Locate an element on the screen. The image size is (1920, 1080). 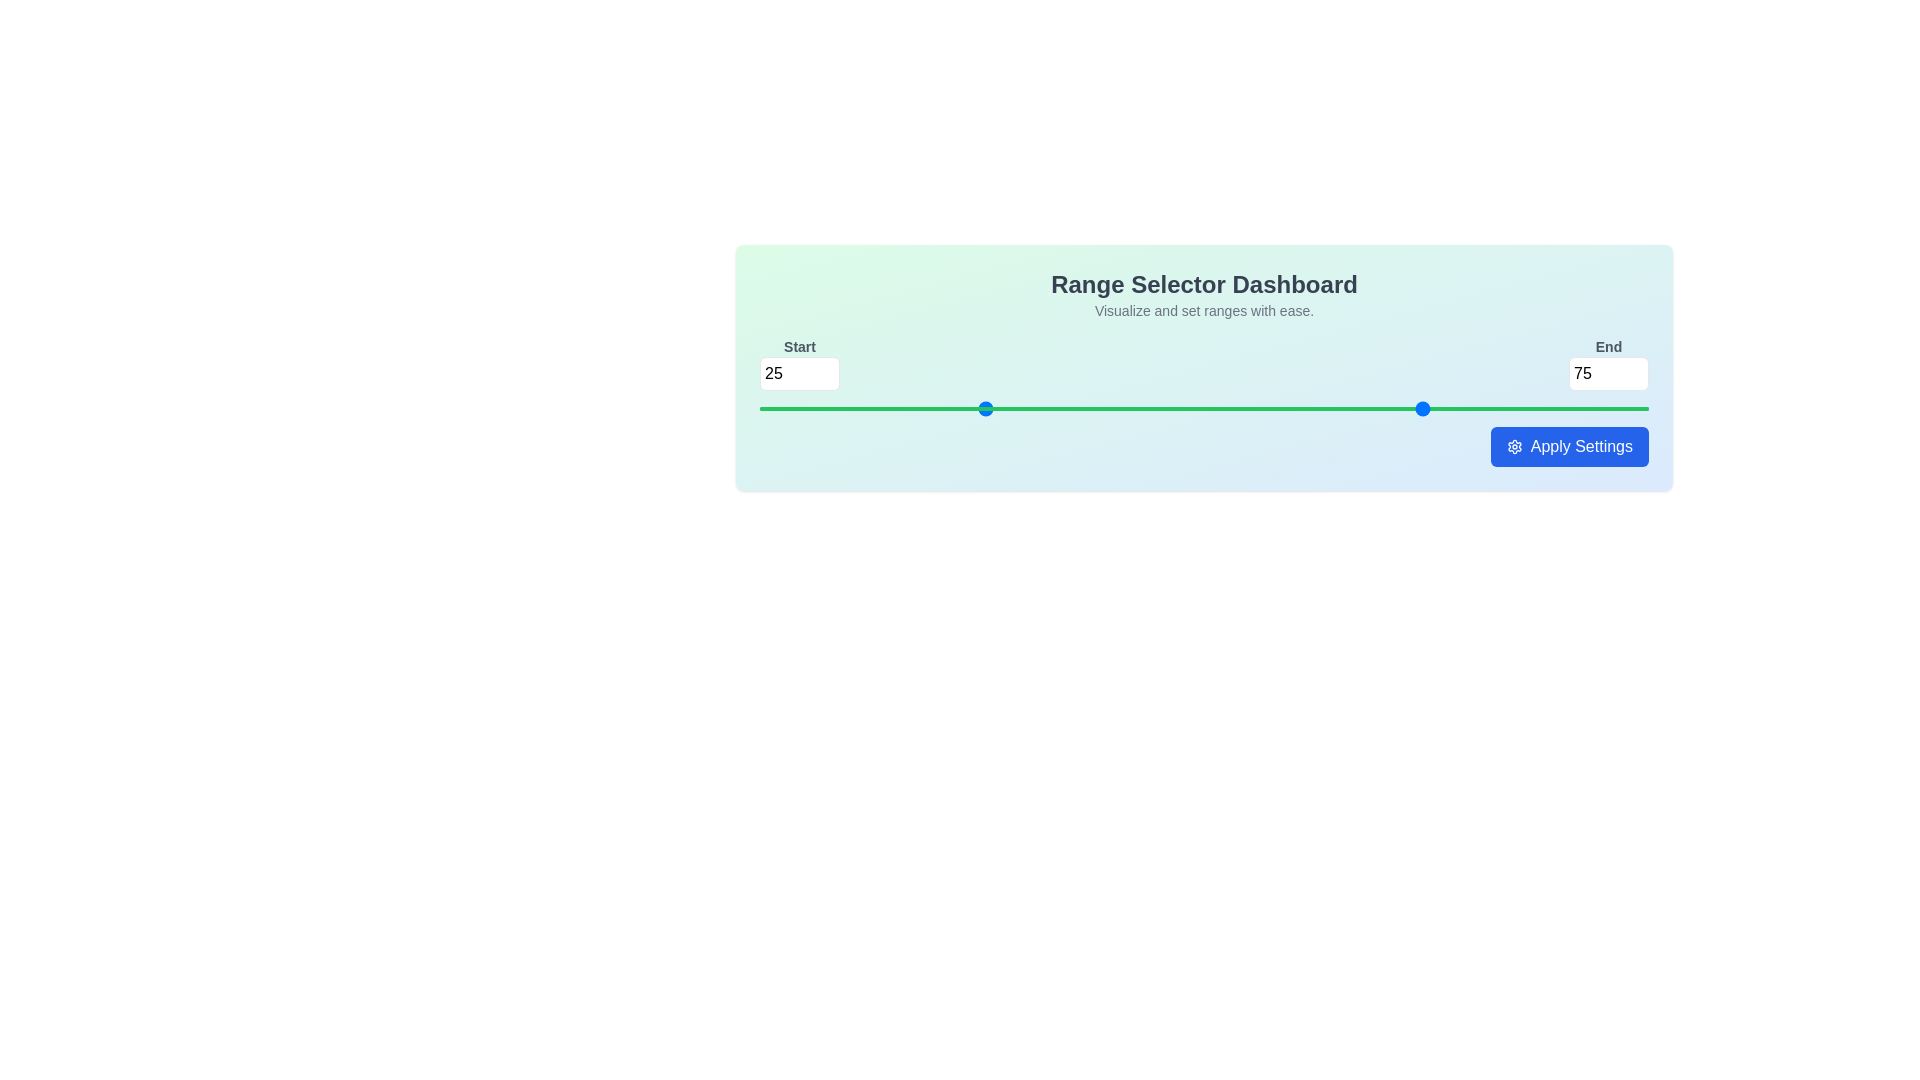
the gear-like icon that is positioned to the left of the text 'Apply Settings' inside the blue button is located at coordinates (1514, 446).